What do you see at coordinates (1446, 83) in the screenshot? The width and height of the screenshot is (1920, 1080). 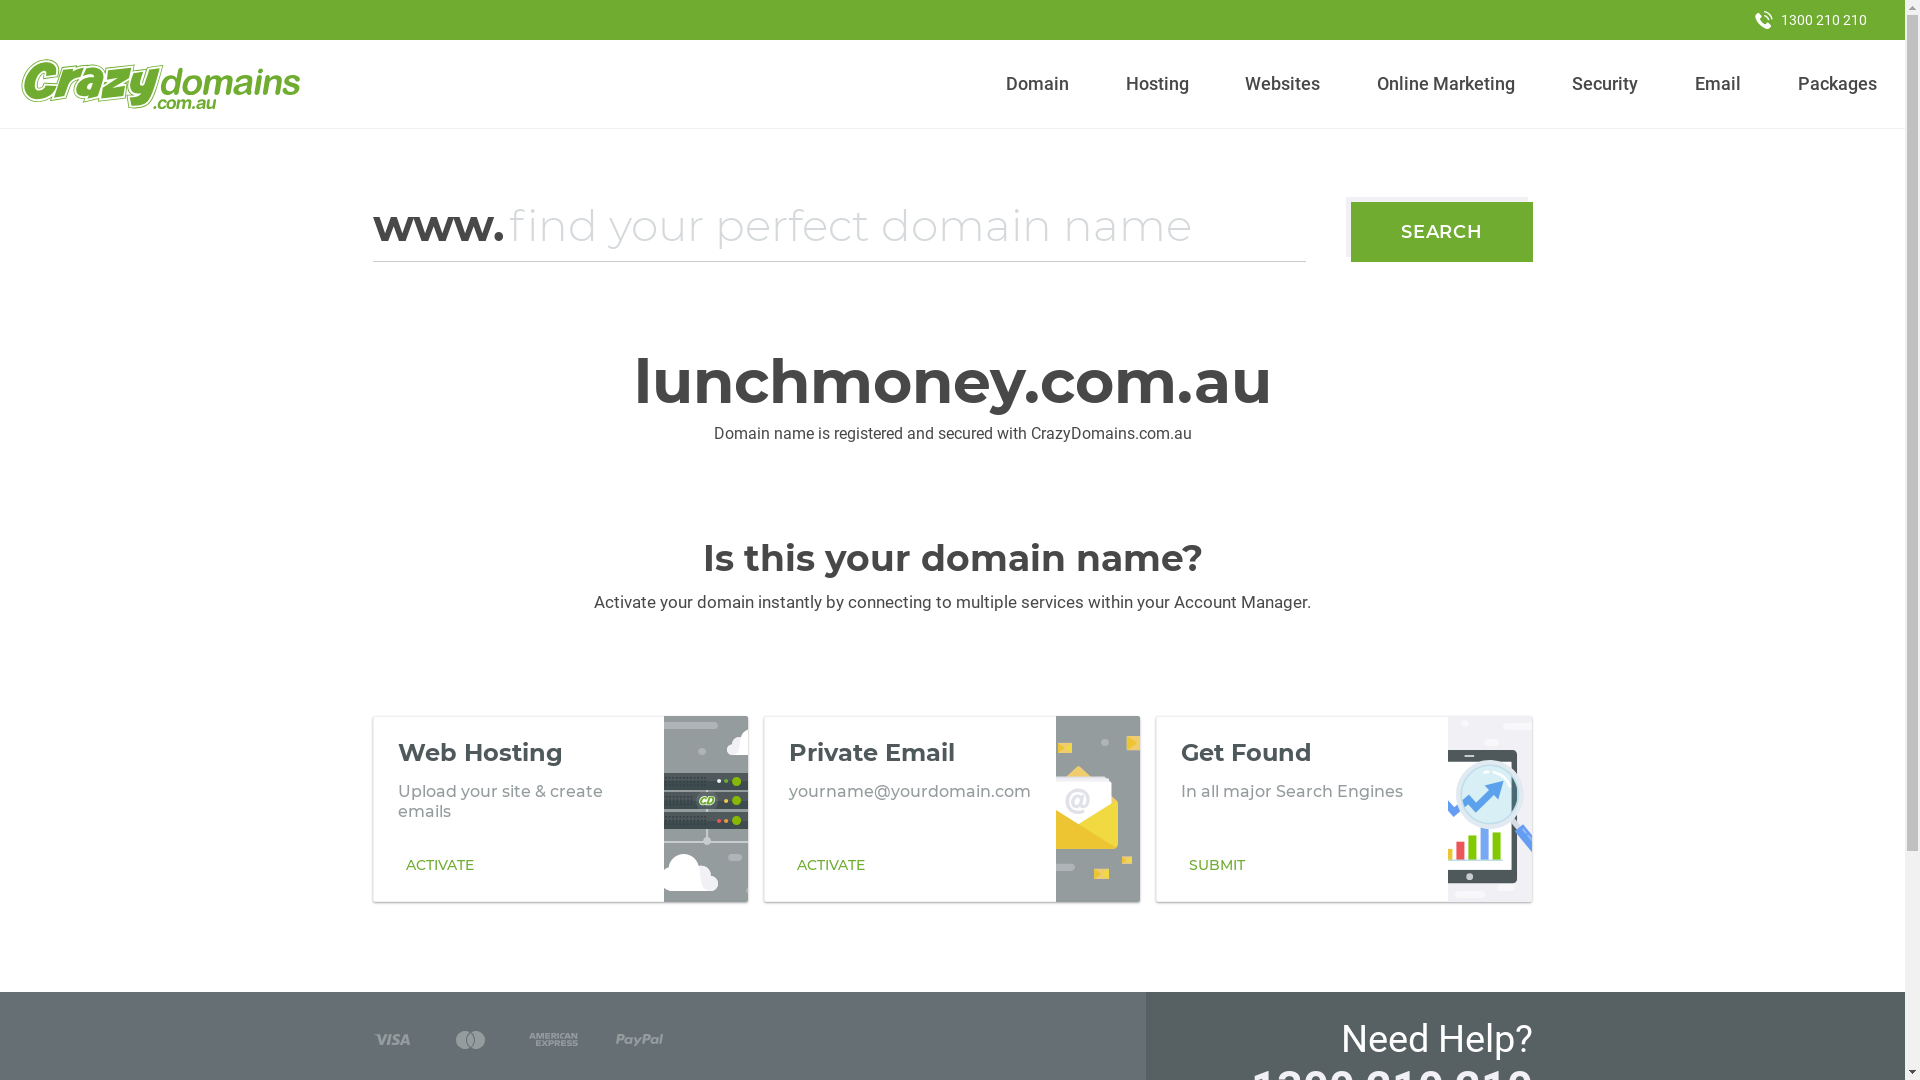 I see `'Online Marketing'` at bounding box center [1446, 83].